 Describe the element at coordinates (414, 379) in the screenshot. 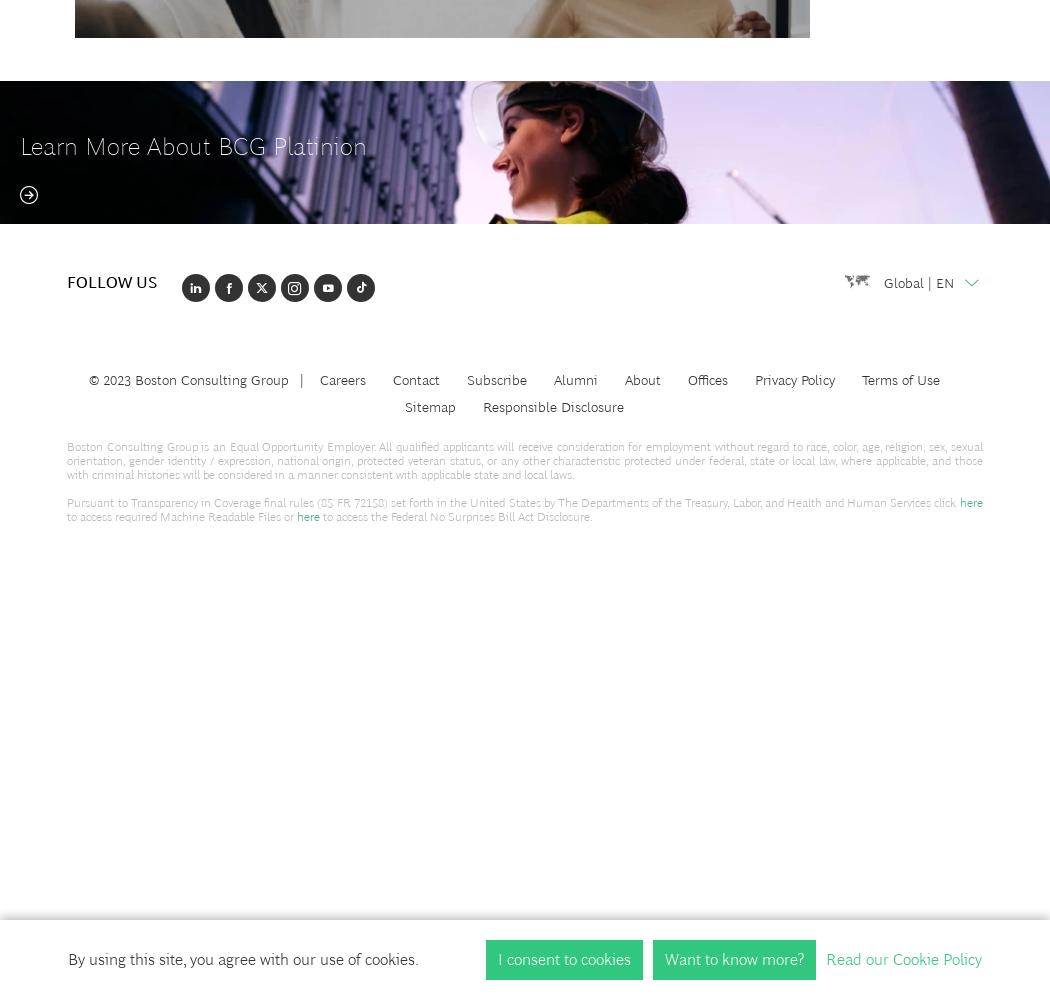

I see `'Contact'` at that location.